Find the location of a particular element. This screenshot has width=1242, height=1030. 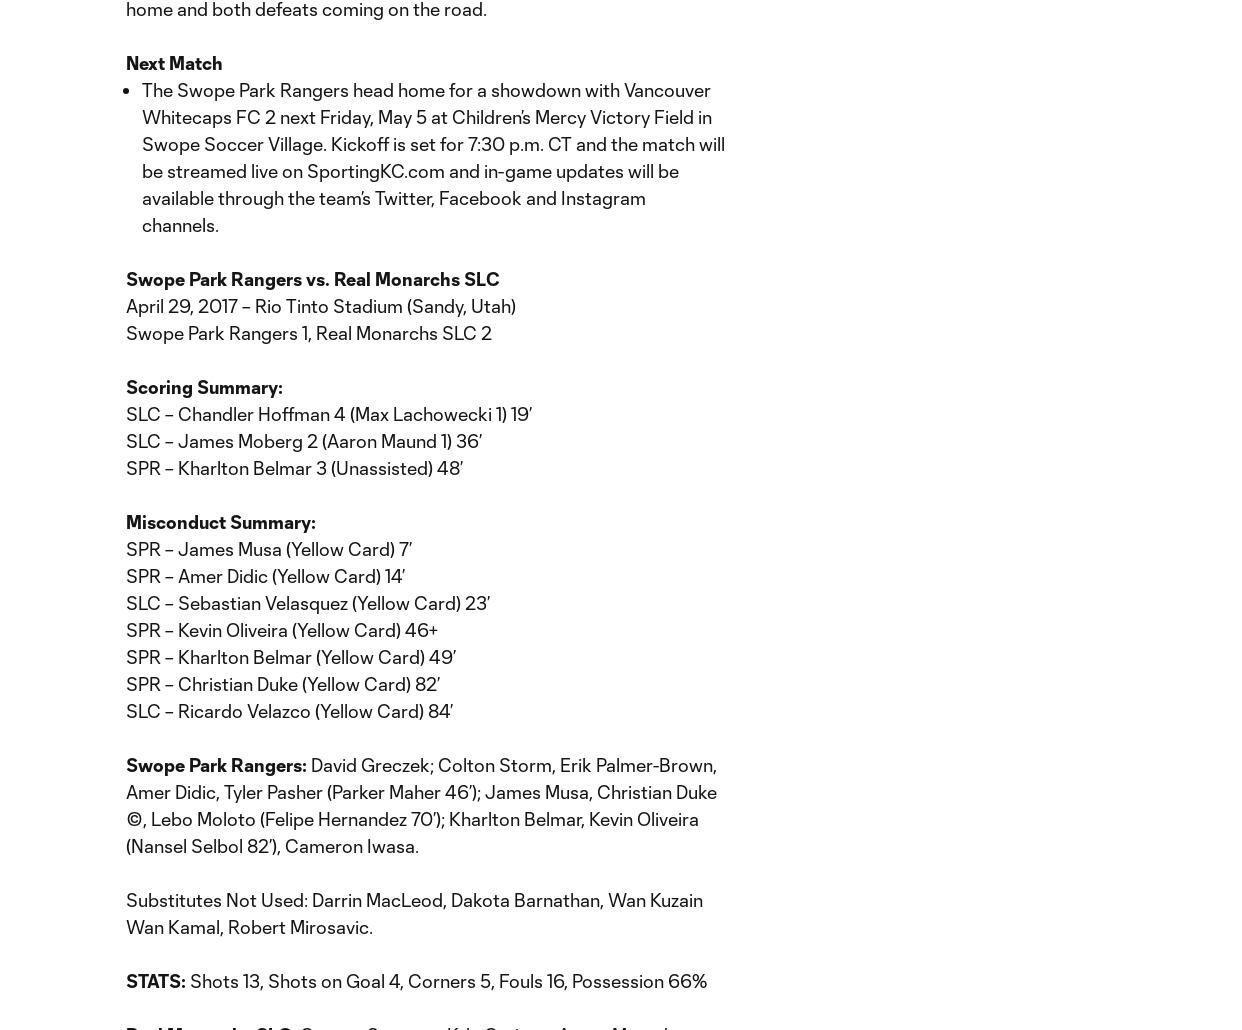

'Scoring Summary:' is located at coordinates (203, 386).